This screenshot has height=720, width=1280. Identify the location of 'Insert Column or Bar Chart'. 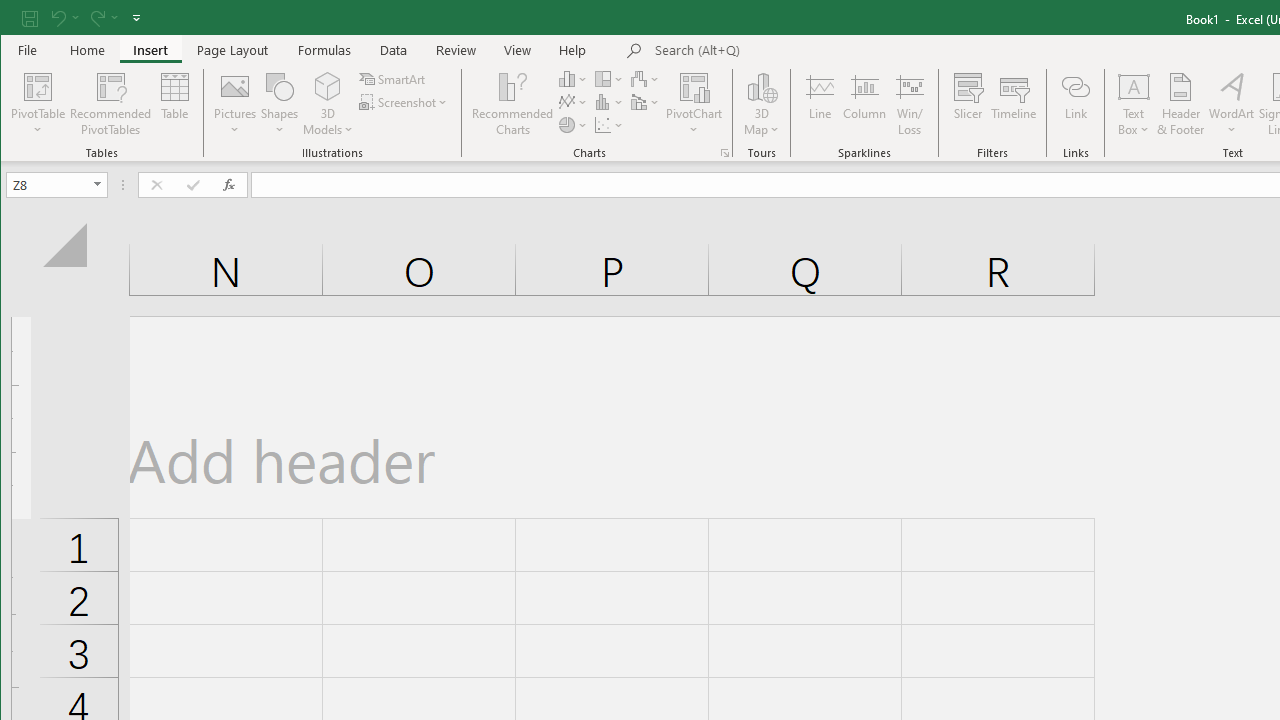
(572, 78).